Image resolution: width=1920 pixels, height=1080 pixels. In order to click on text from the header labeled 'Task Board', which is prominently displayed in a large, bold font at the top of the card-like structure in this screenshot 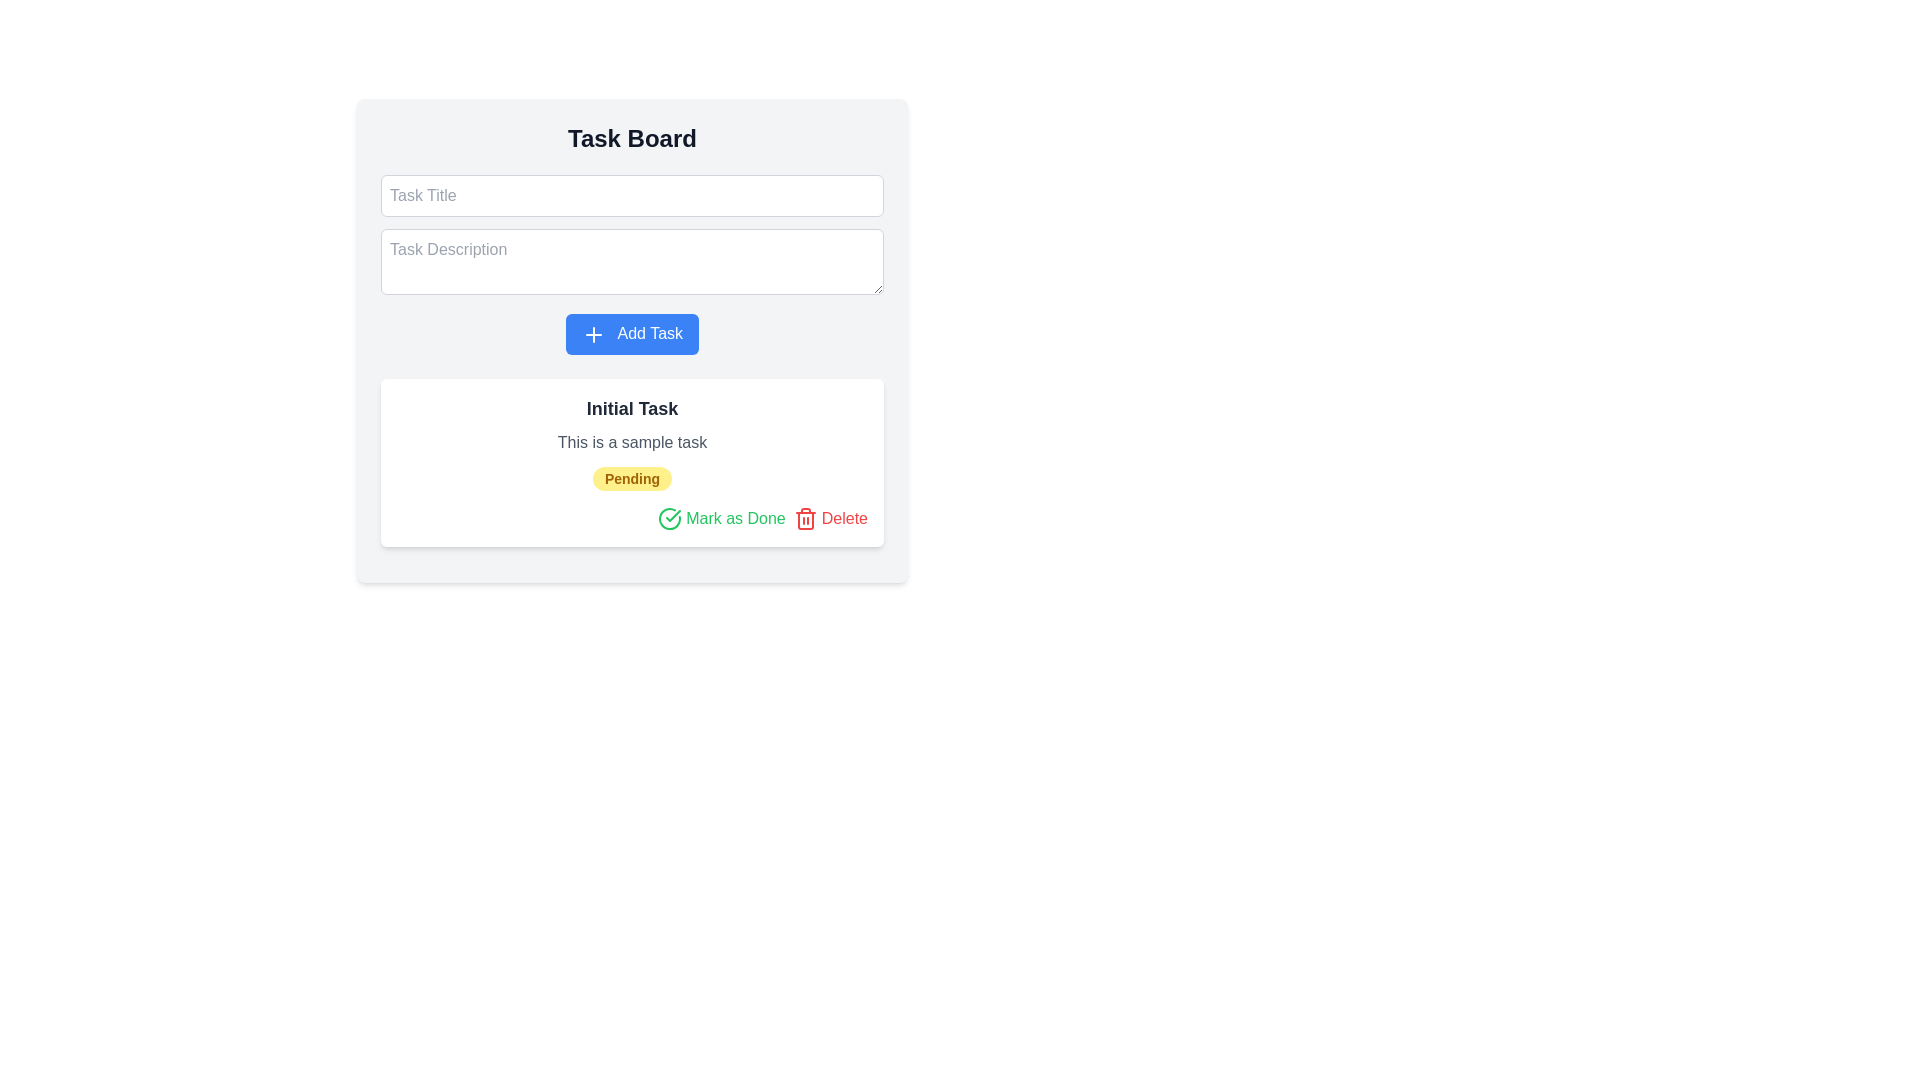, I will do `click(631, 137)`.